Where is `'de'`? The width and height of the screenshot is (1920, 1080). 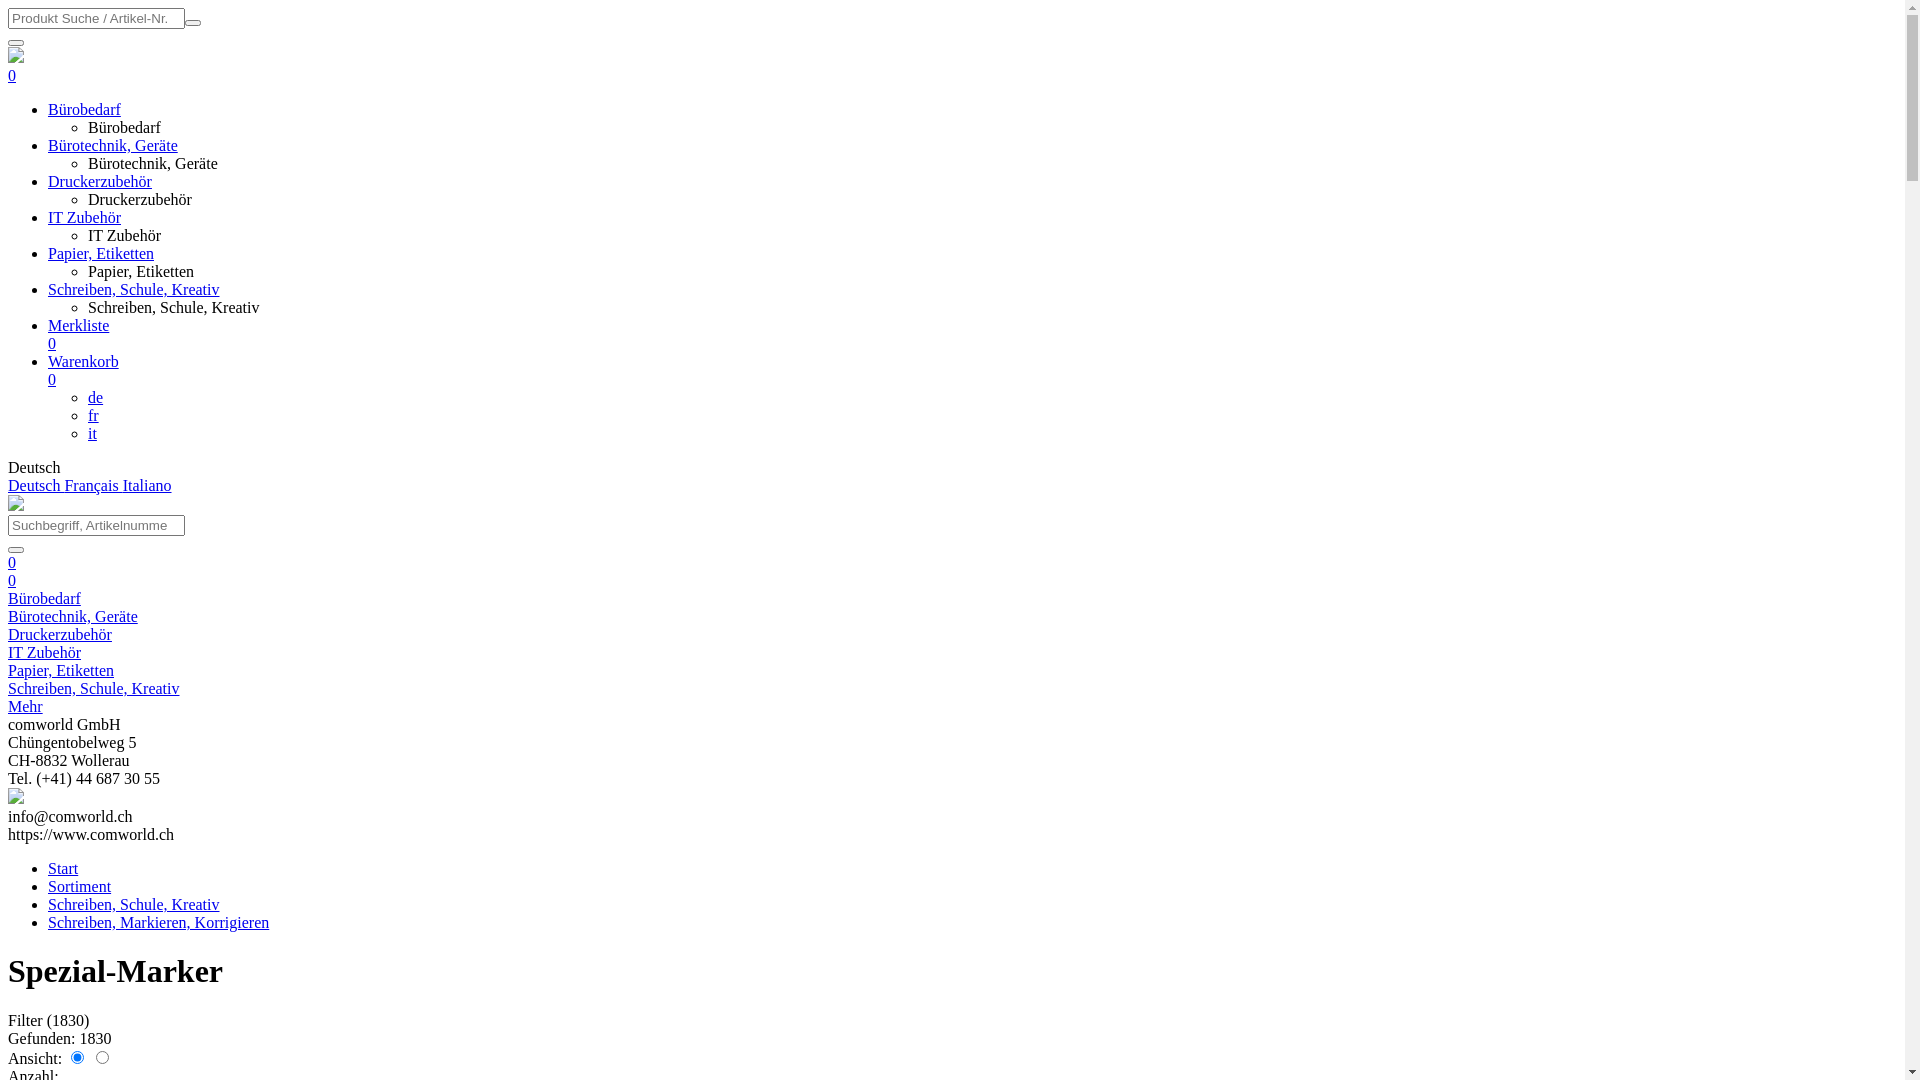
'de' is located at coordinates (94, 397).